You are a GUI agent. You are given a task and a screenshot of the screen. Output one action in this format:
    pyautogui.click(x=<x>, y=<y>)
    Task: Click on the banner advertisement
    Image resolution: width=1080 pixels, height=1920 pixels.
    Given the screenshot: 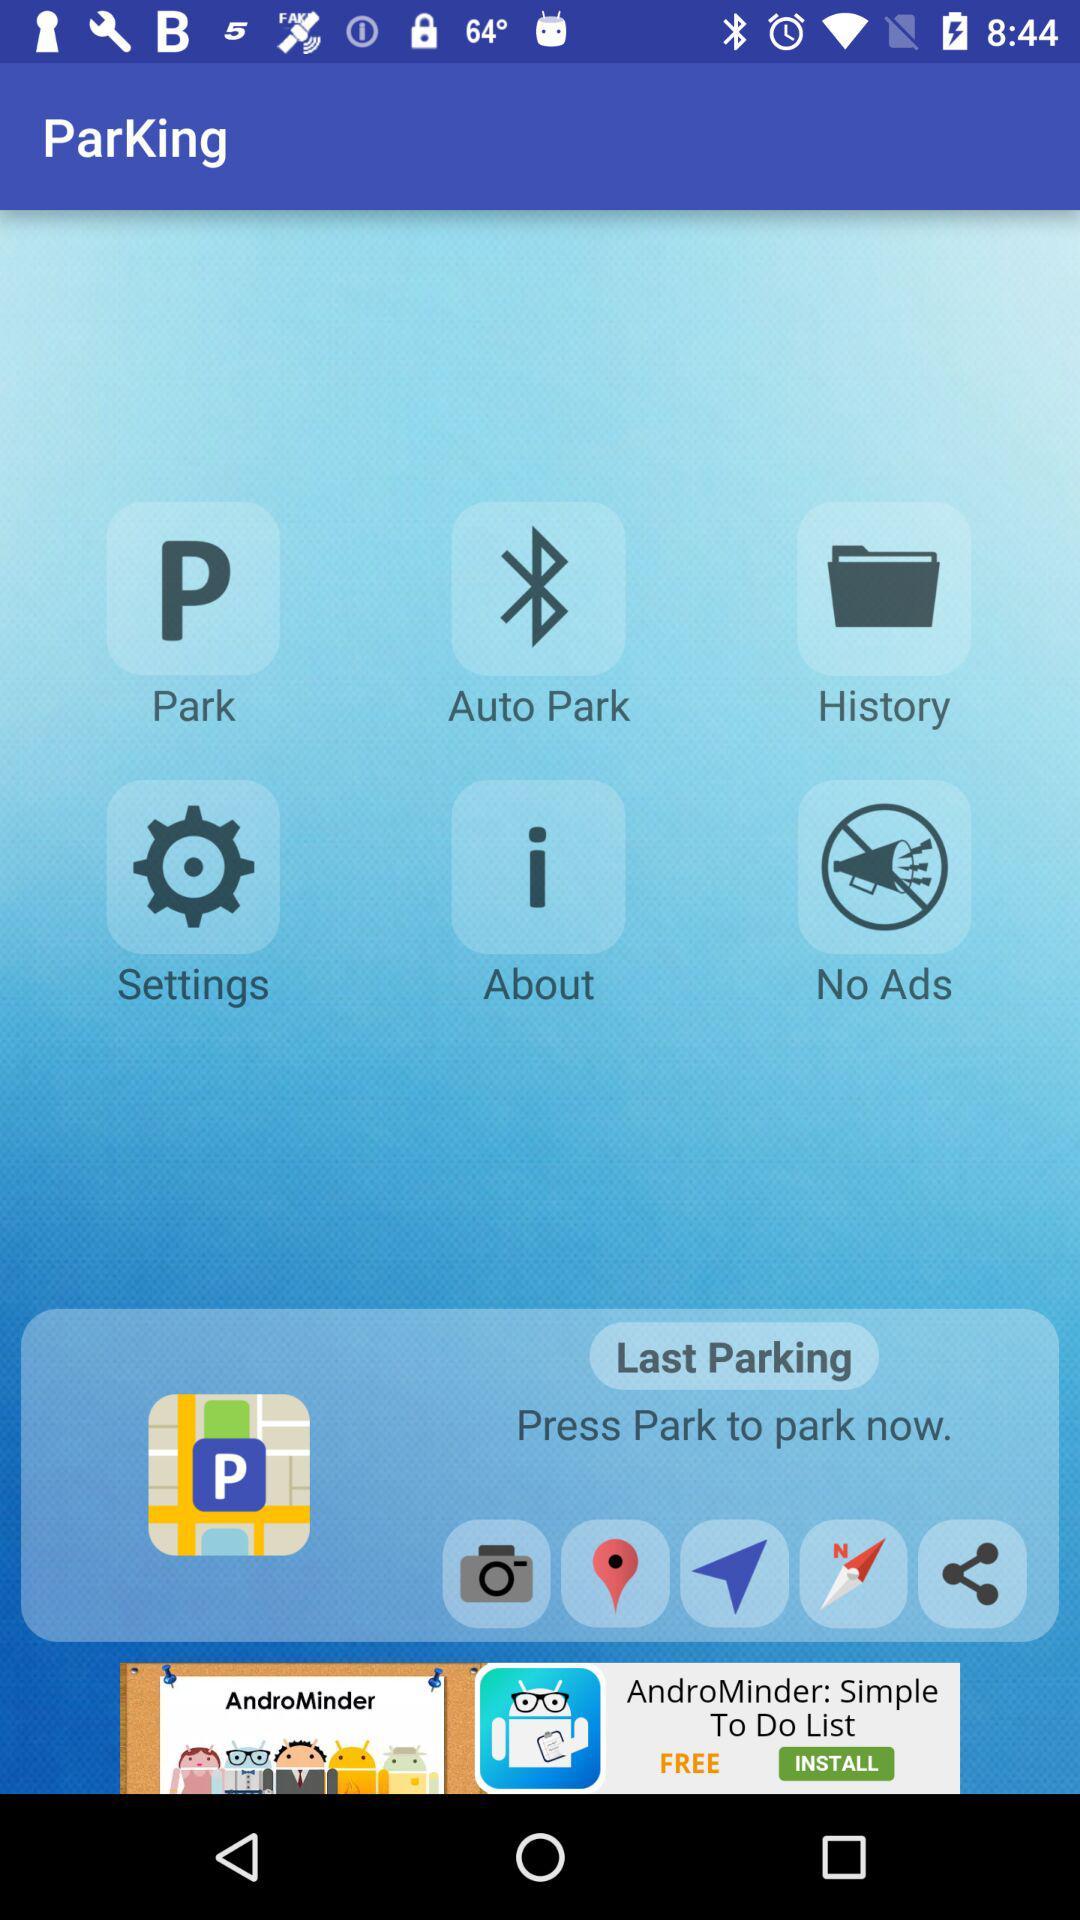 What is the action you would take?
    pyautogui.click(x=540, y=1727)
    